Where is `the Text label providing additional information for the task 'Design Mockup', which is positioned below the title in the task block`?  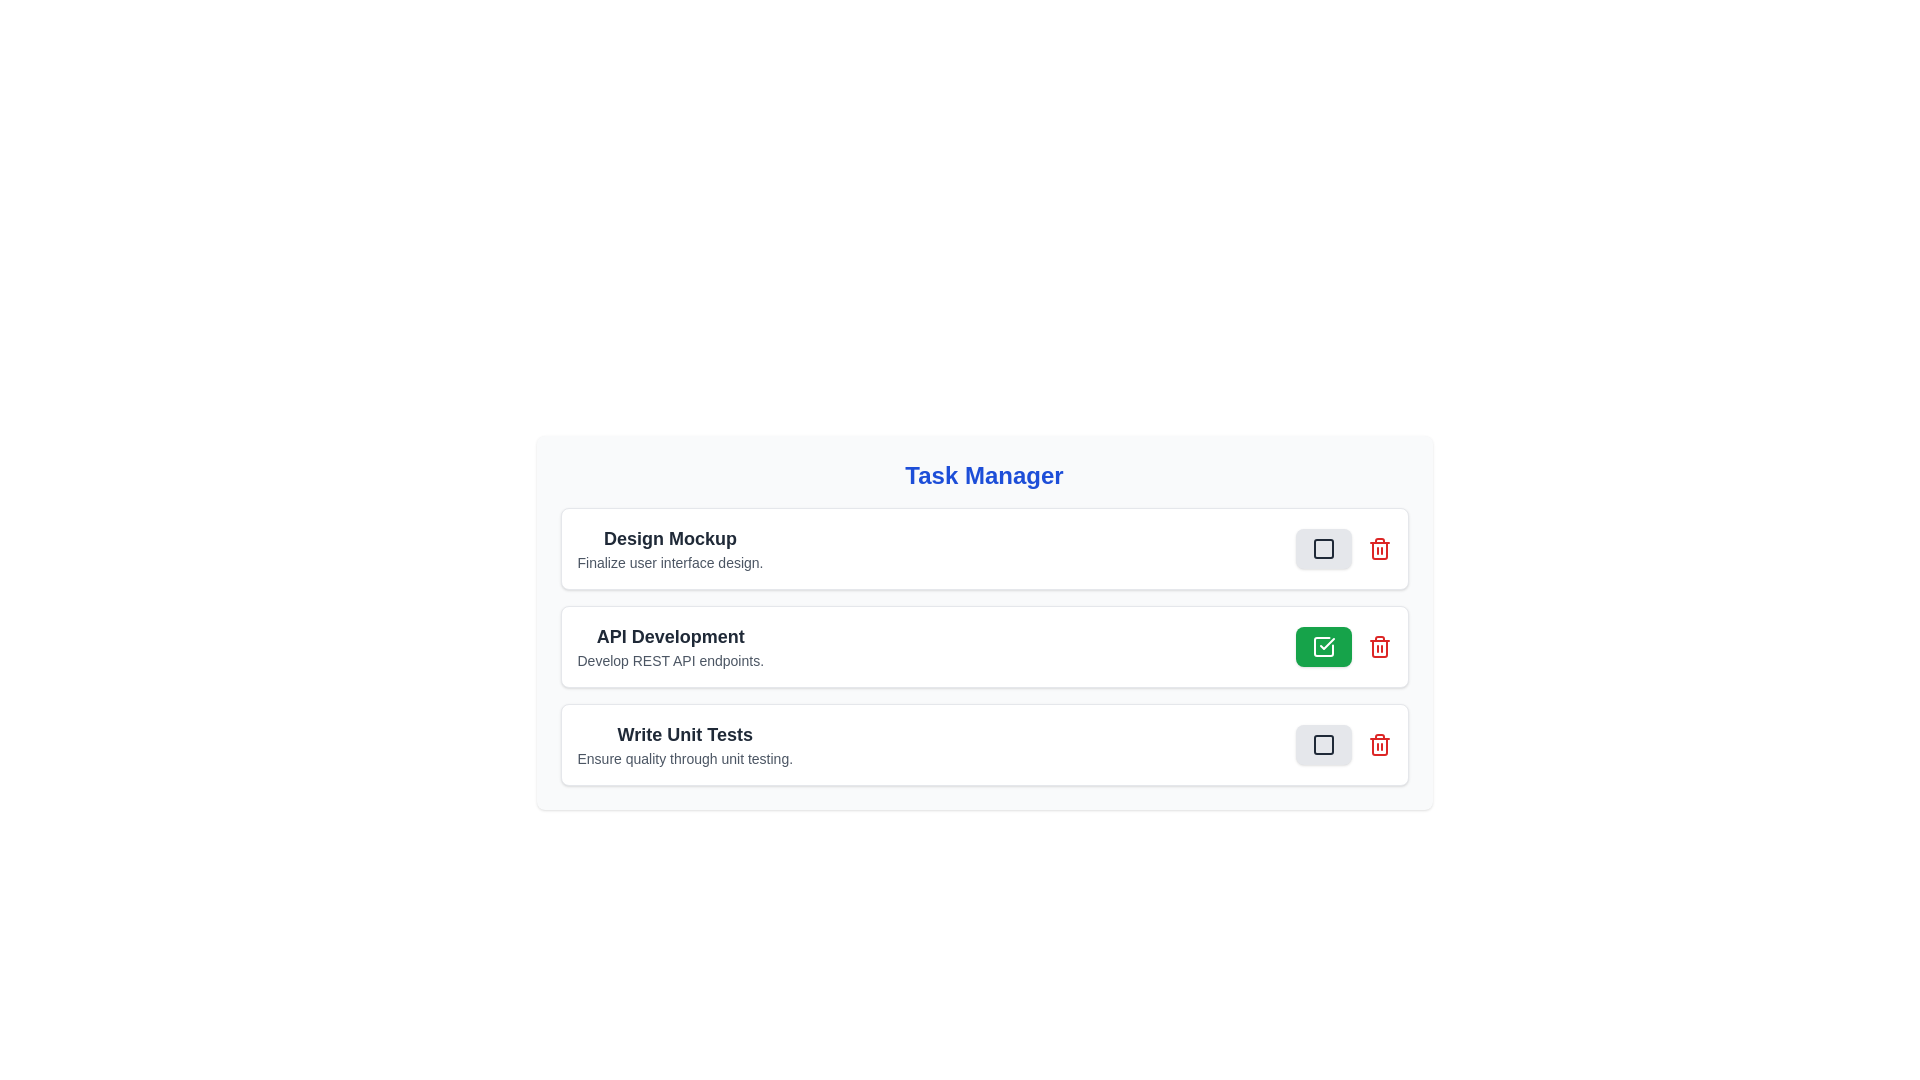 the Text label providing additional information for the task 'Design Mockup', which is positioned below the title in the task block is located at coordinates (670, 563).